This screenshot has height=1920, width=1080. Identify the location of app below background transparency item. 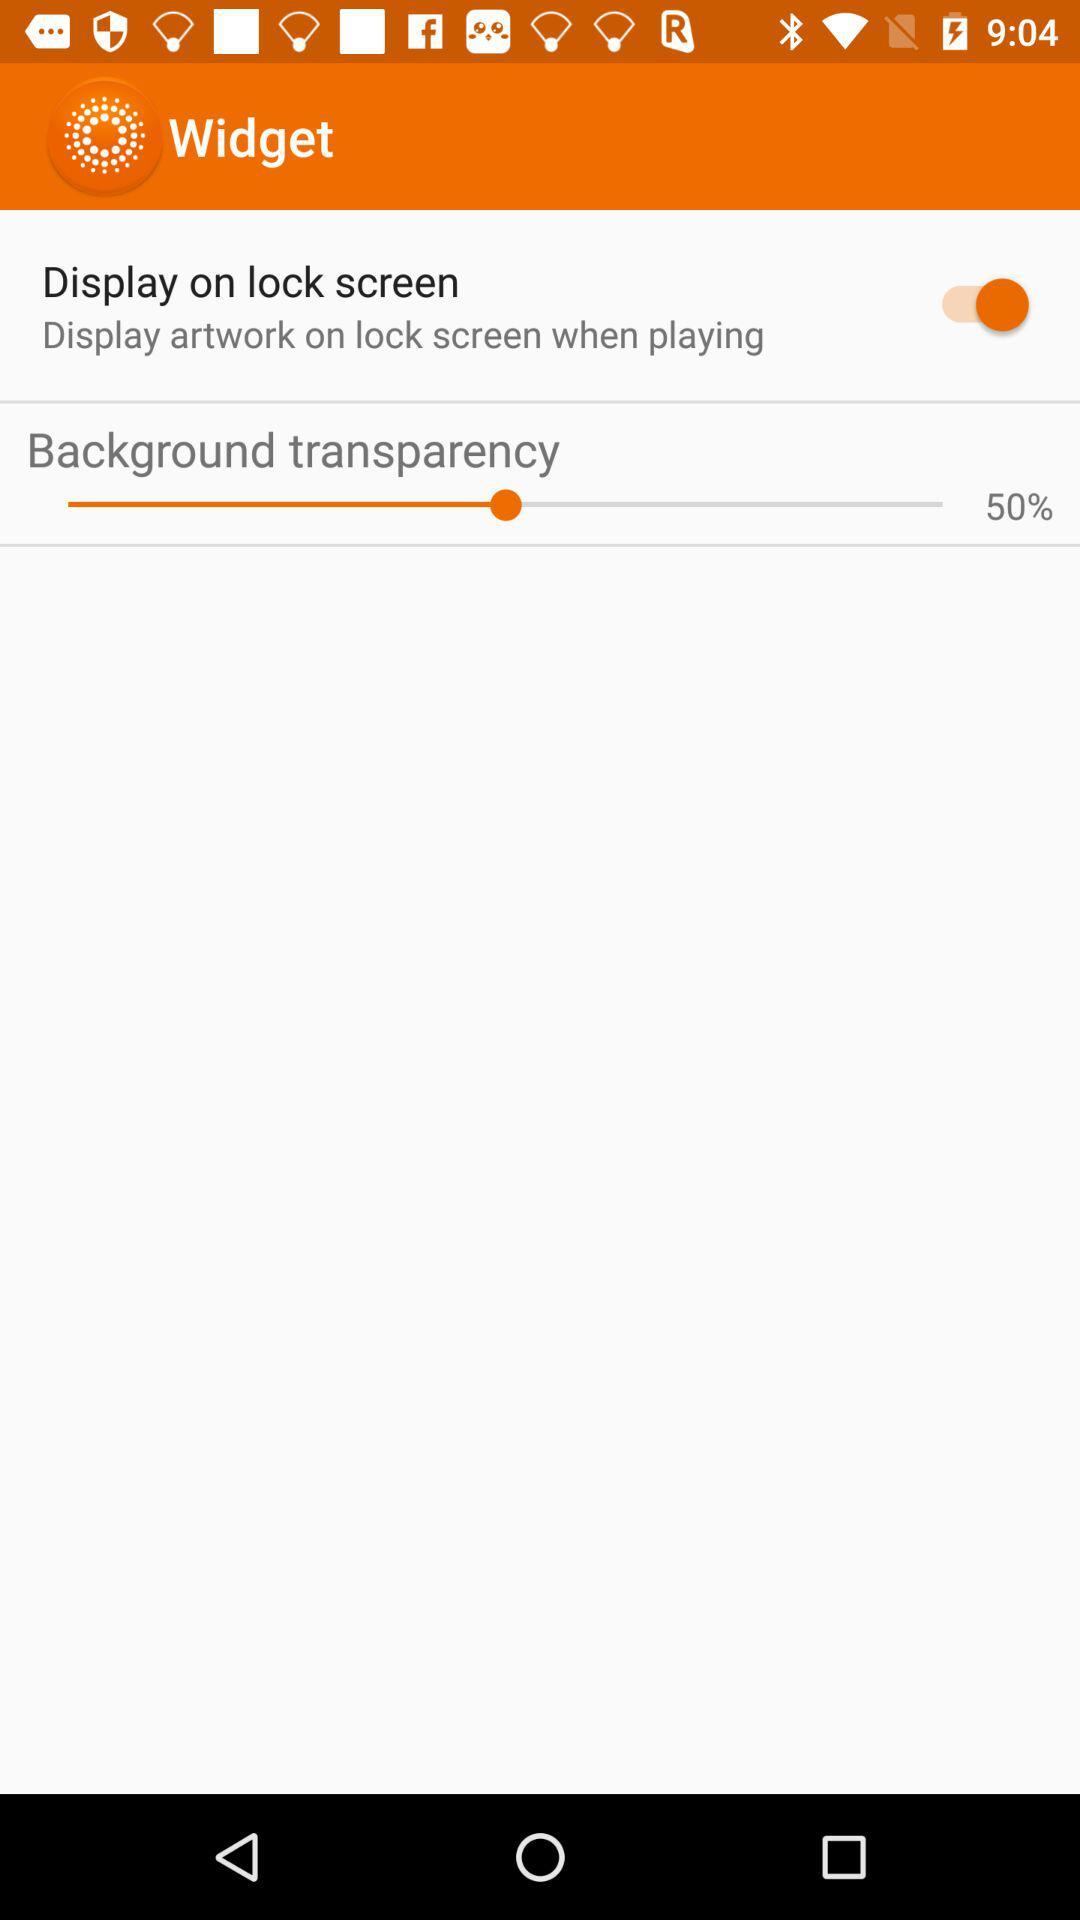
(1039, 505).